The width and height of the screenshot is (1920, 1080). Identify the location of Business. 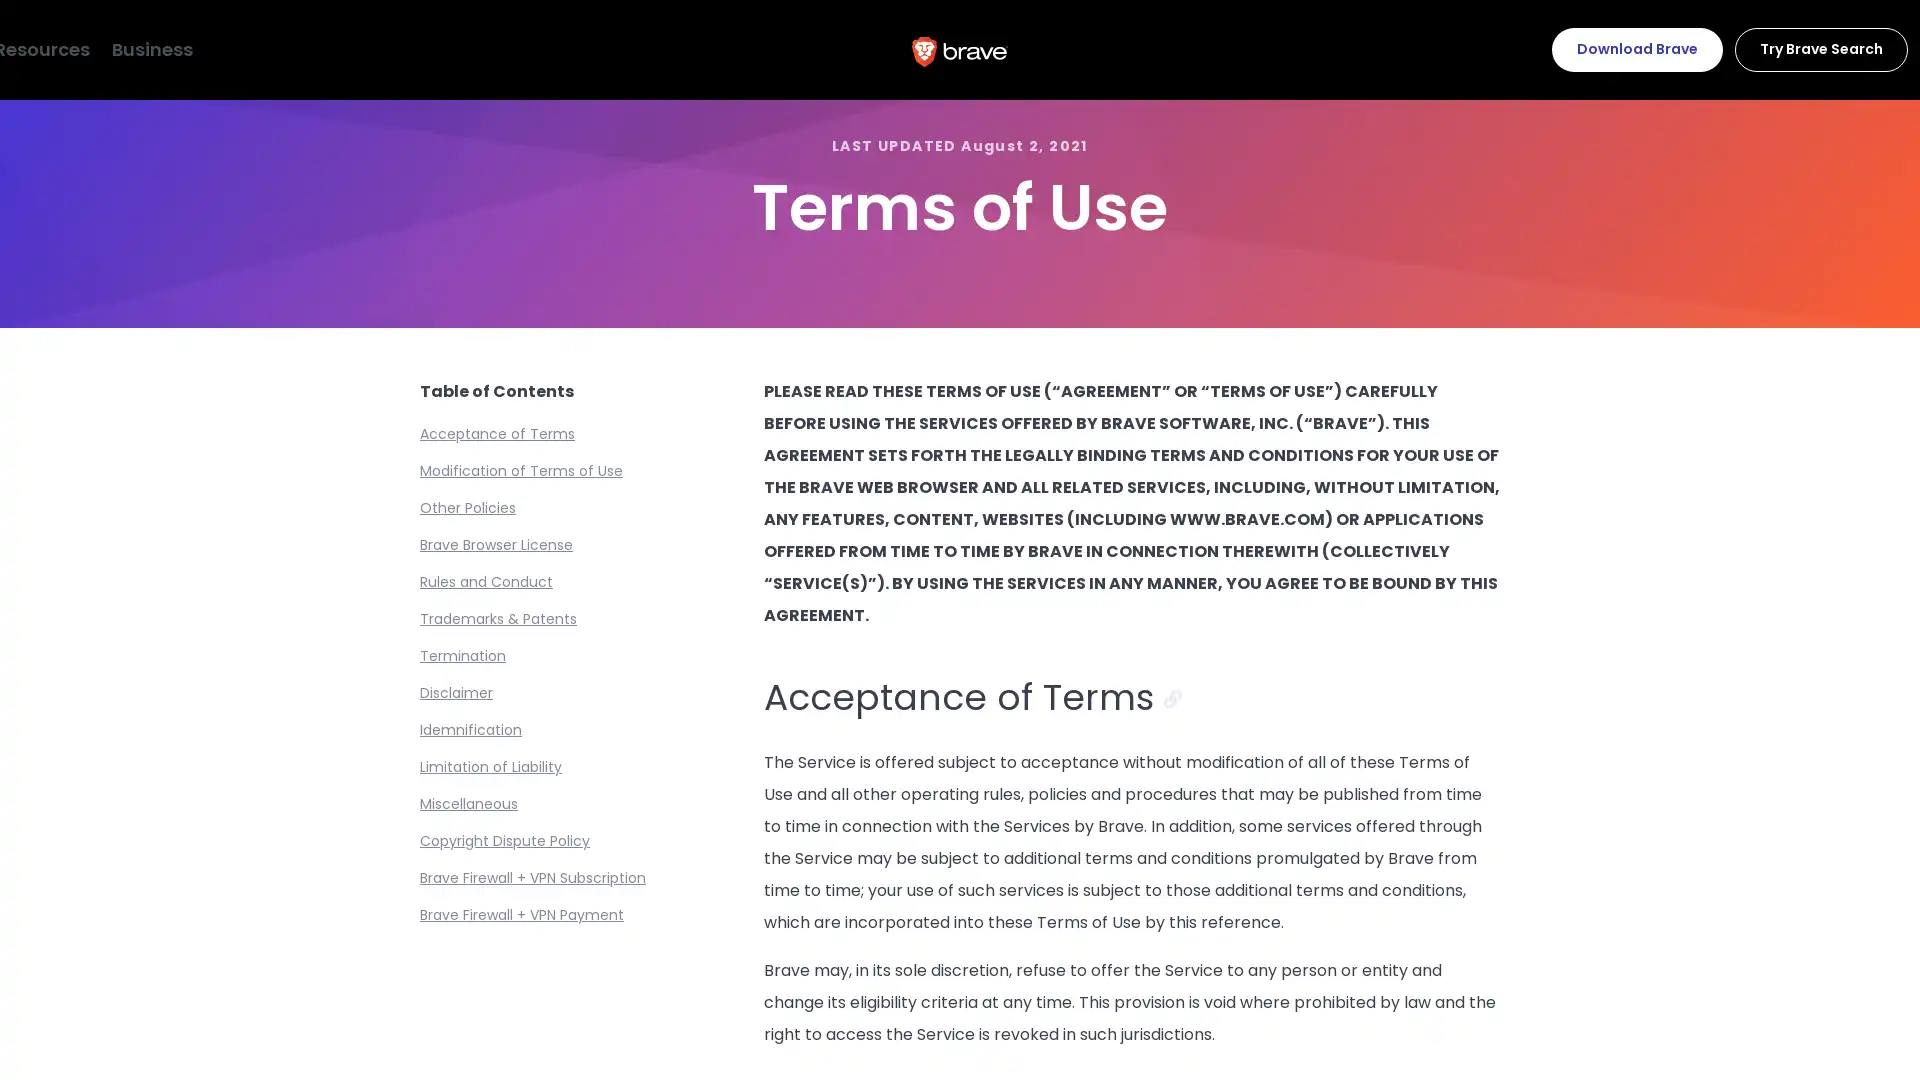
(470, 48).